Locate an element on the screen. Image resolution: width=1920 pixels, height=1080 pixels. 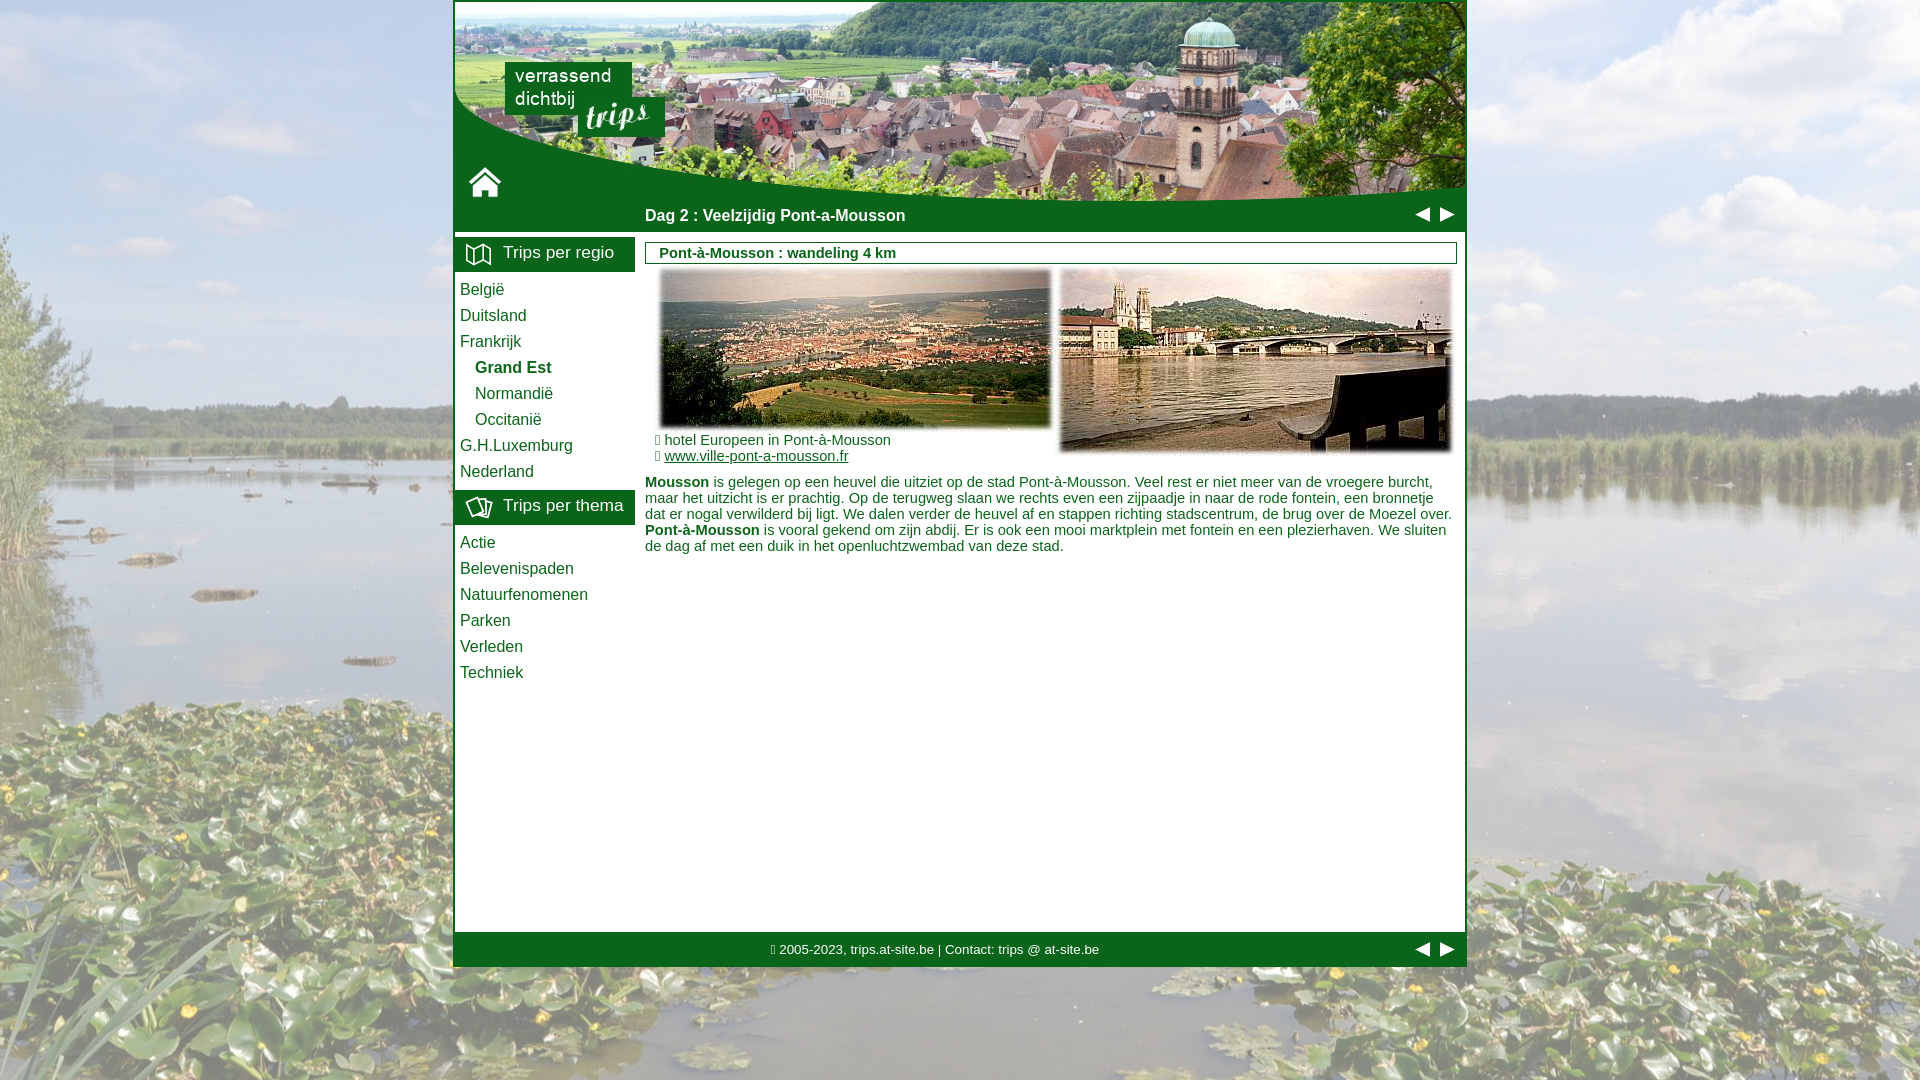
'vorige dag' is located at coordinates (1414, 214).